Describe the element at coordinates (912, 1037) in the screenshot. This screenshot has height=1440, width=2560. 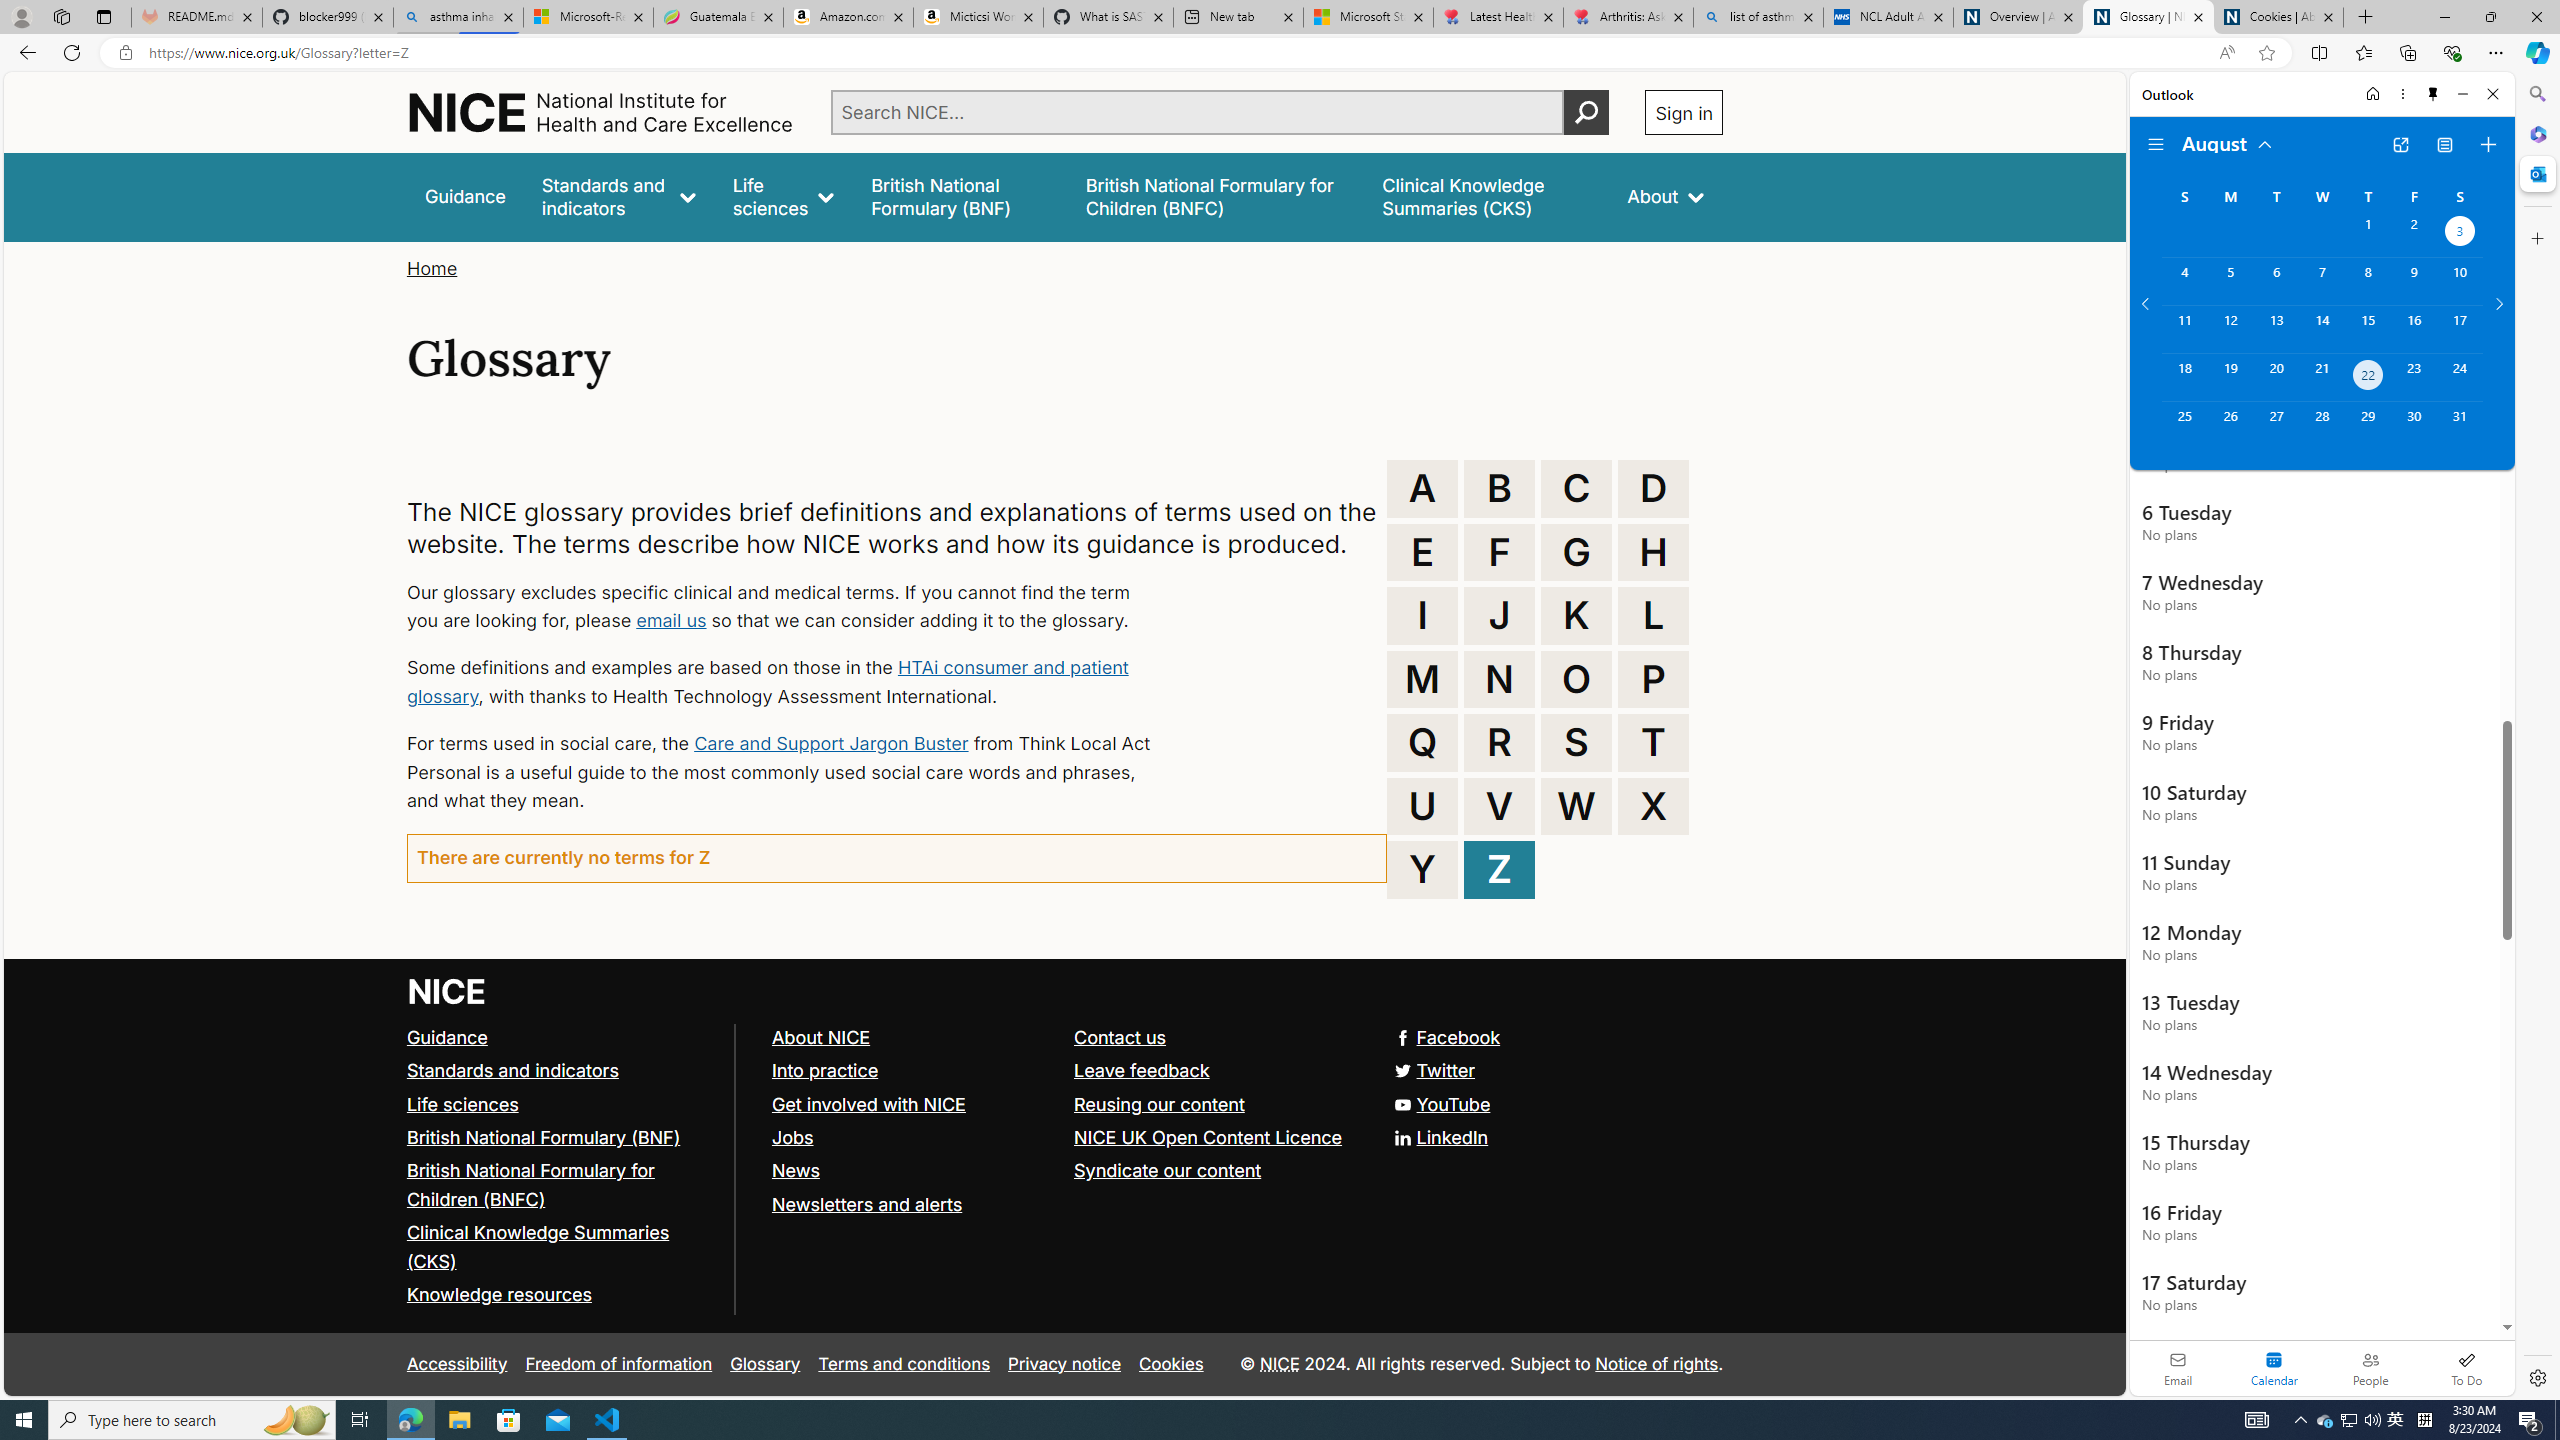
I see `'About NICE'` at that location.